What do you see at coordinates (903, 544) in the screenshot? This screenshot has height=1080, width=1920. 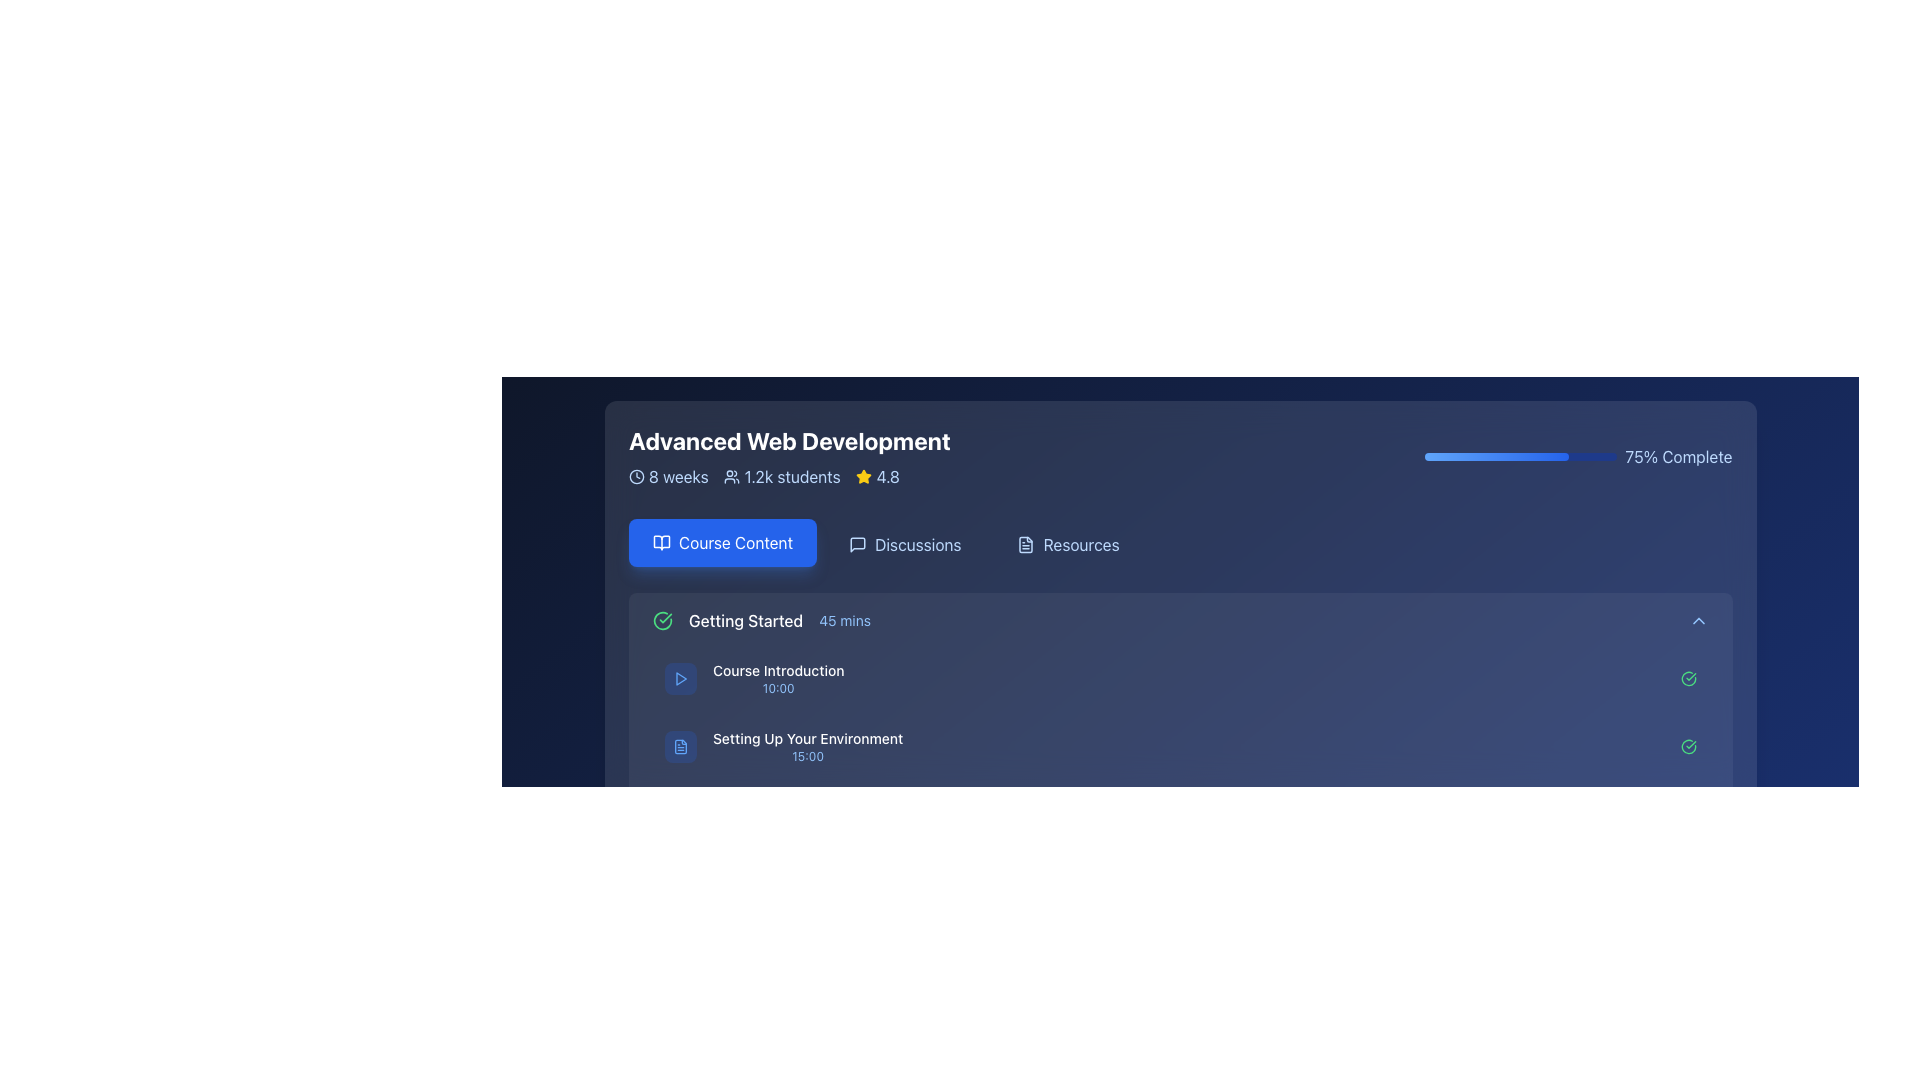 I see `the Discussions navigation button` at bounding box center [903, 544].